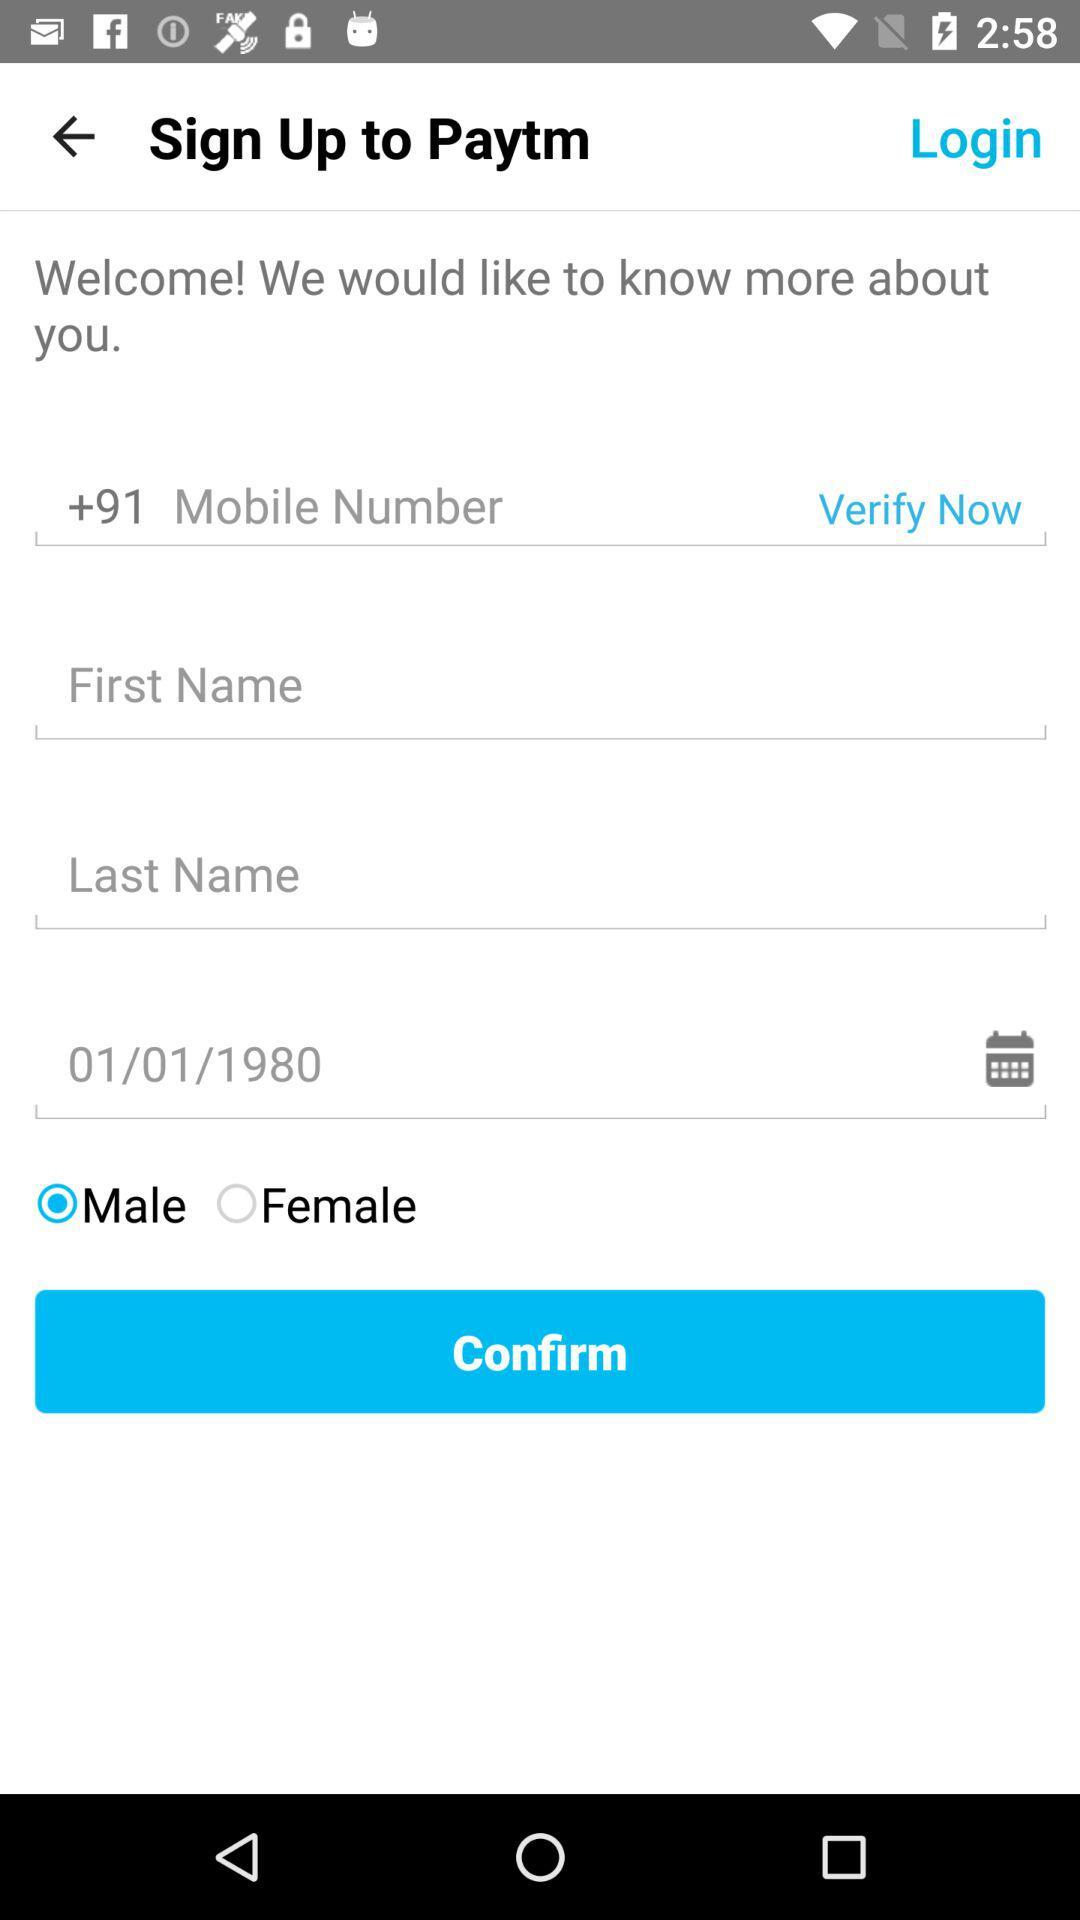 The height and width of the screenshot is (1920, 1080). What do you see at coordinates (369, 135) in the screenshot?
I see `the item above welcome we would item` at bounding box center [369, 135].